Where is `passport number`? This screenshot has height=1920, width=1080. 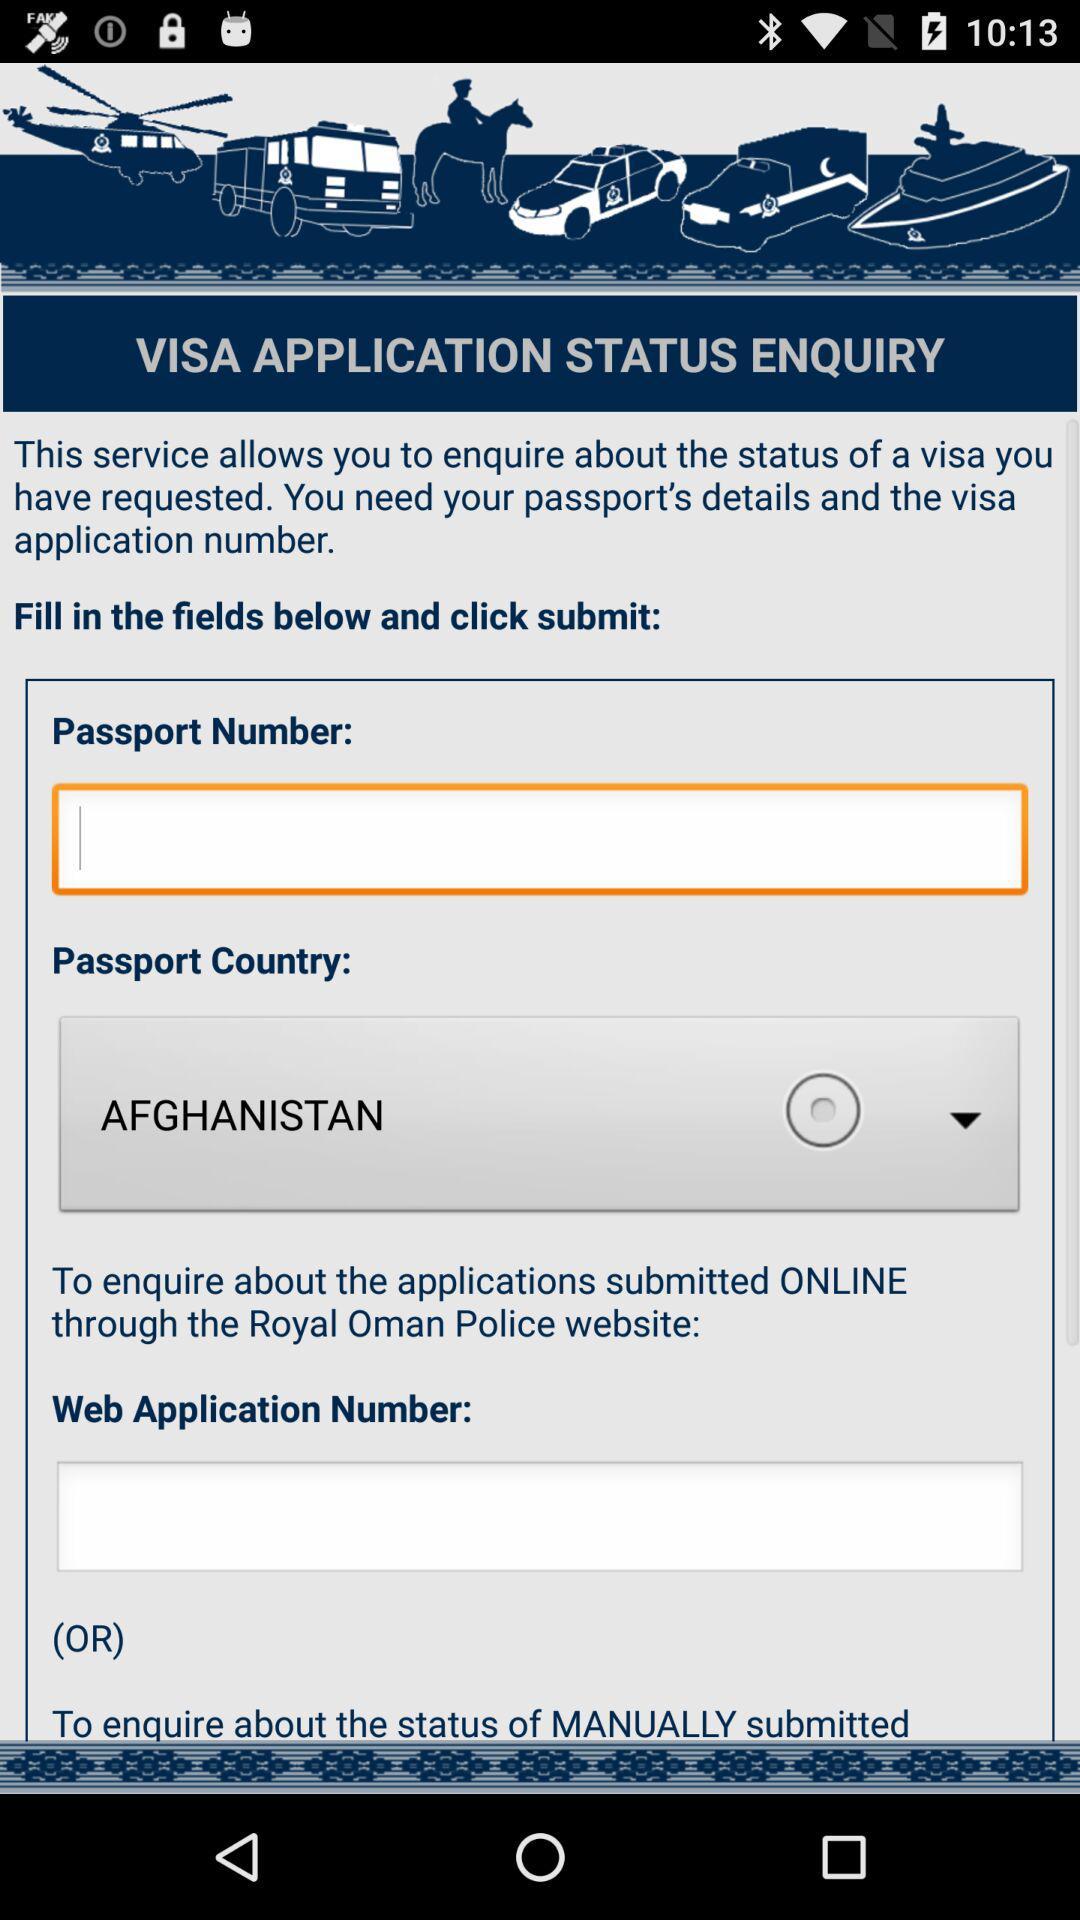
passport number is located at coordinates (540, 844).